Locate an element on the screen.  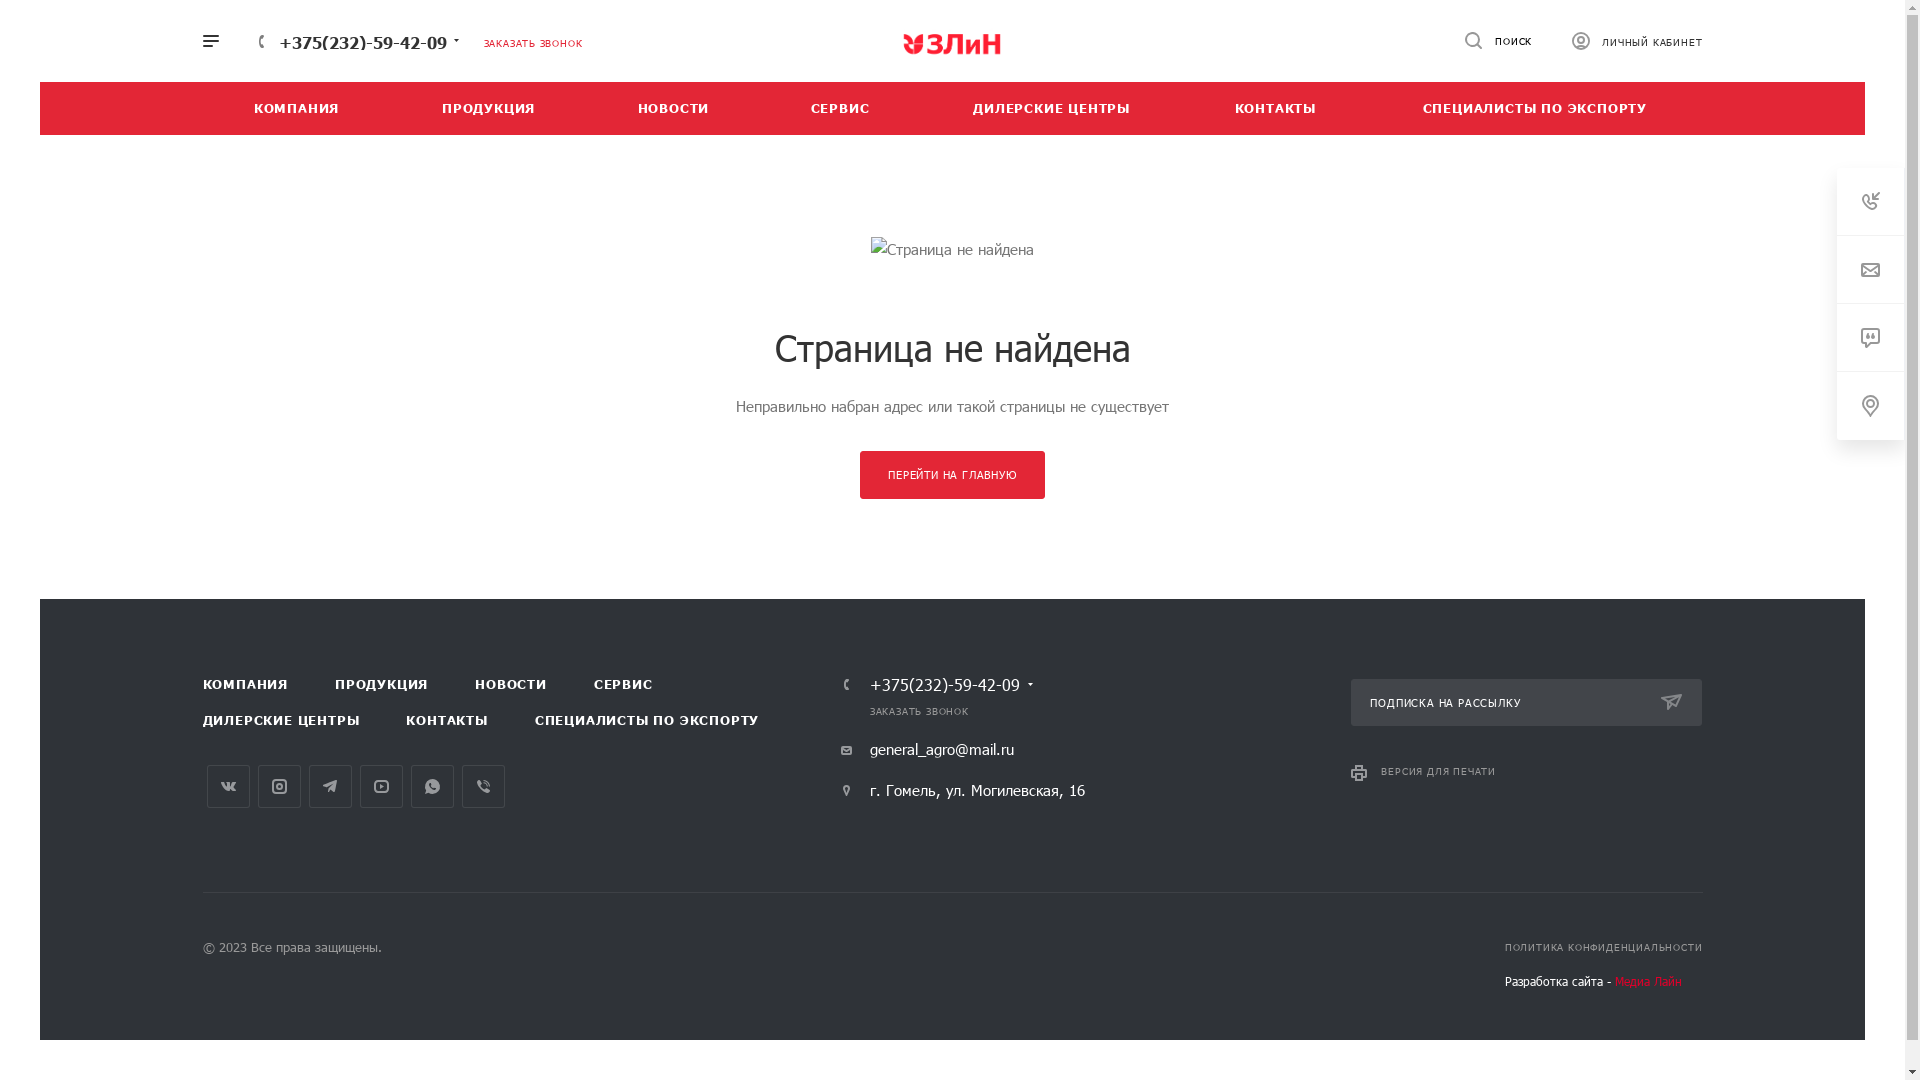
'Viber' is located at coordinates (483, 785).